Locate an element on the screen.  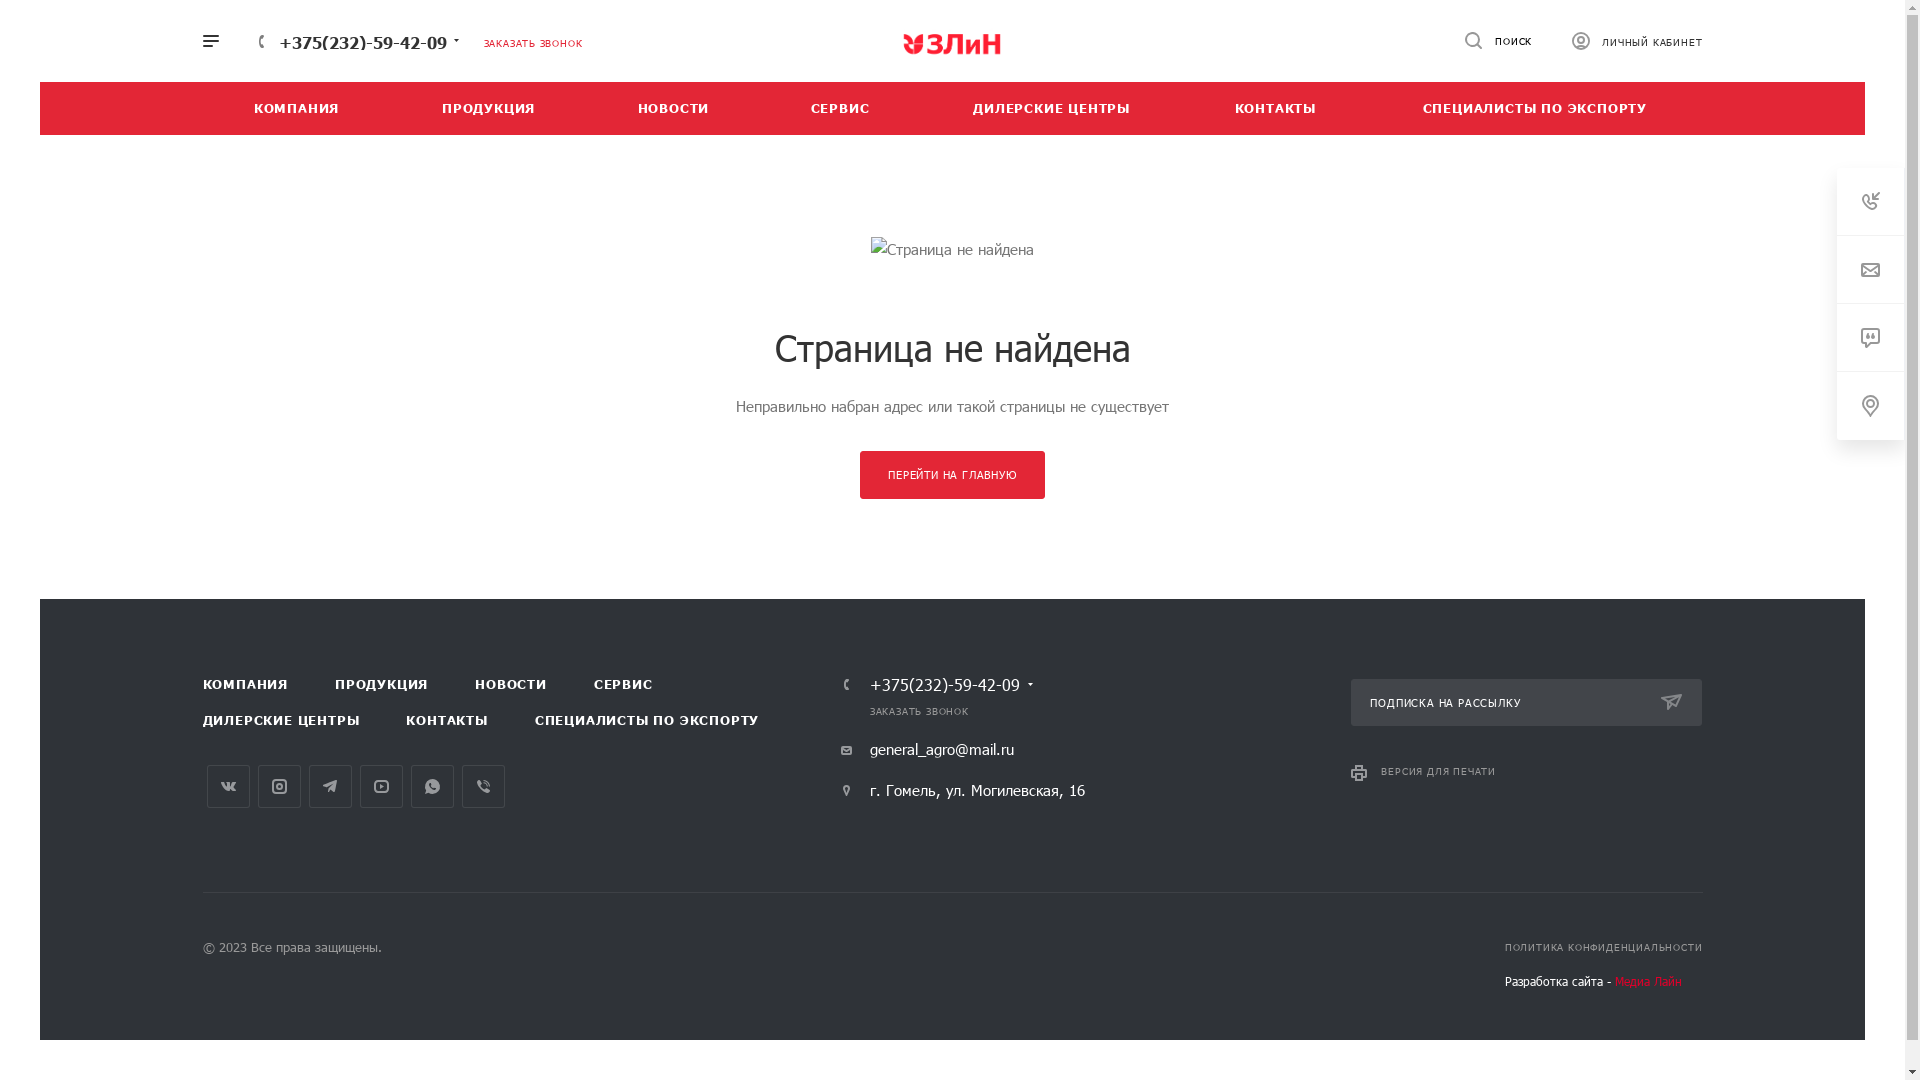
'Viber' is located at coordinates (483, 785).